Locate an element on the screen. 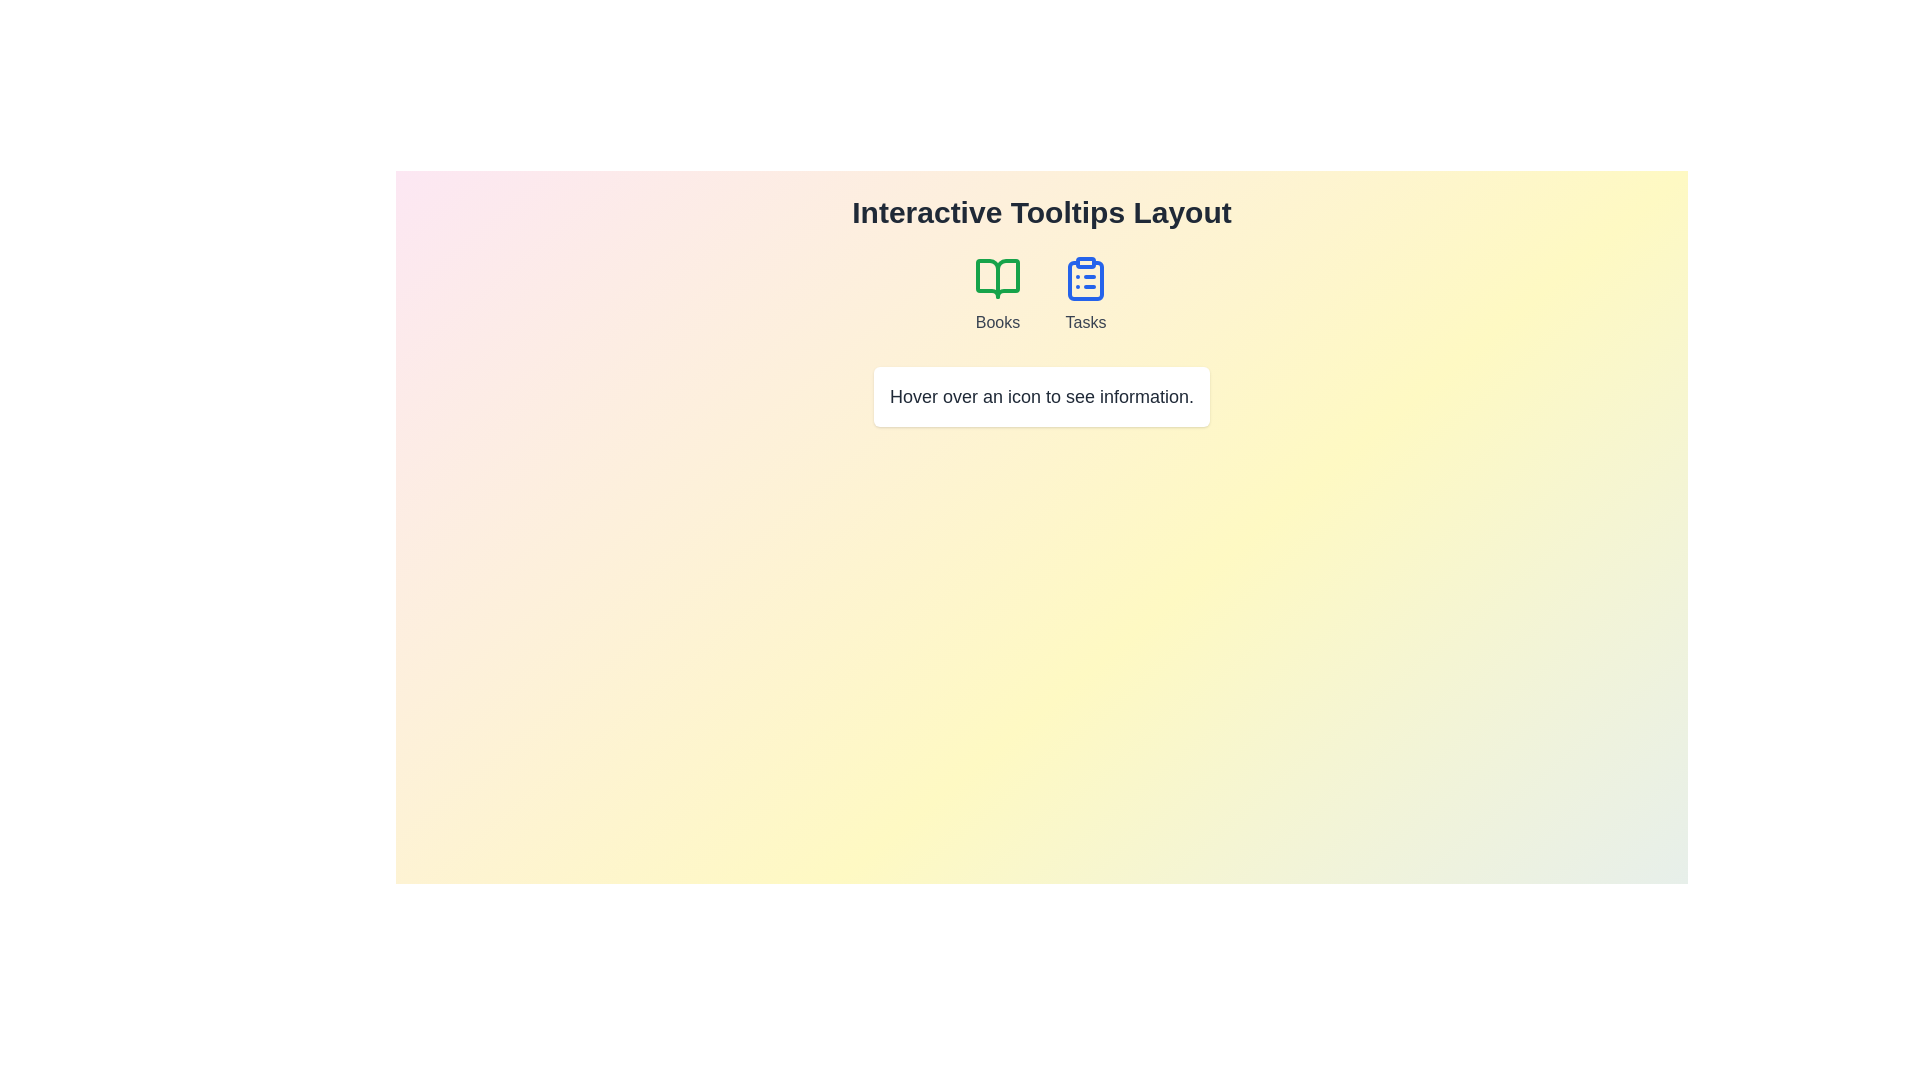 This screenshot has height=1080, width=1920. the small rounded rectangle element, styled with no fill, located at the top portion of the clipboard icon in the interface is located at coordinates (1084, 261).